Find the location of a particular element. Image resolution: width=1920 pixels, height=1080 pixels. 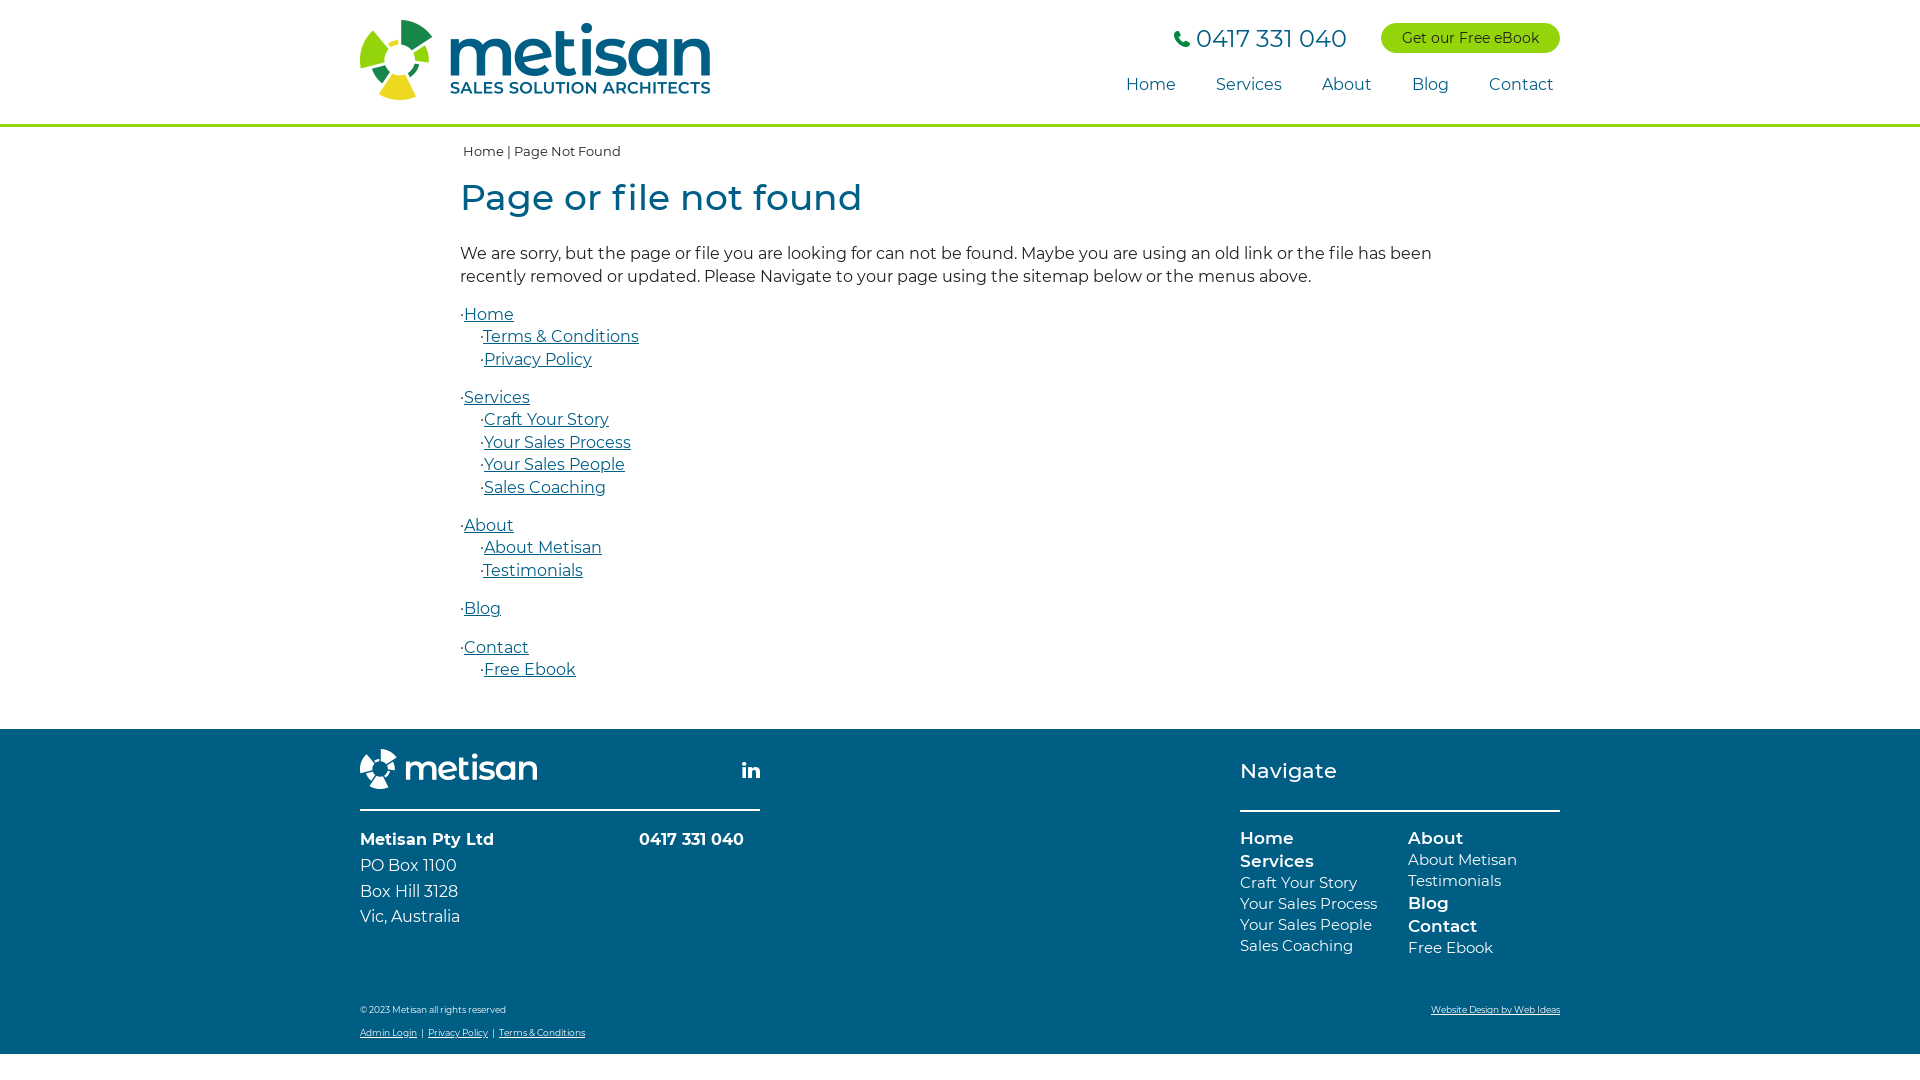

'Your Sales Process' is located at coordinates (1308, 903).